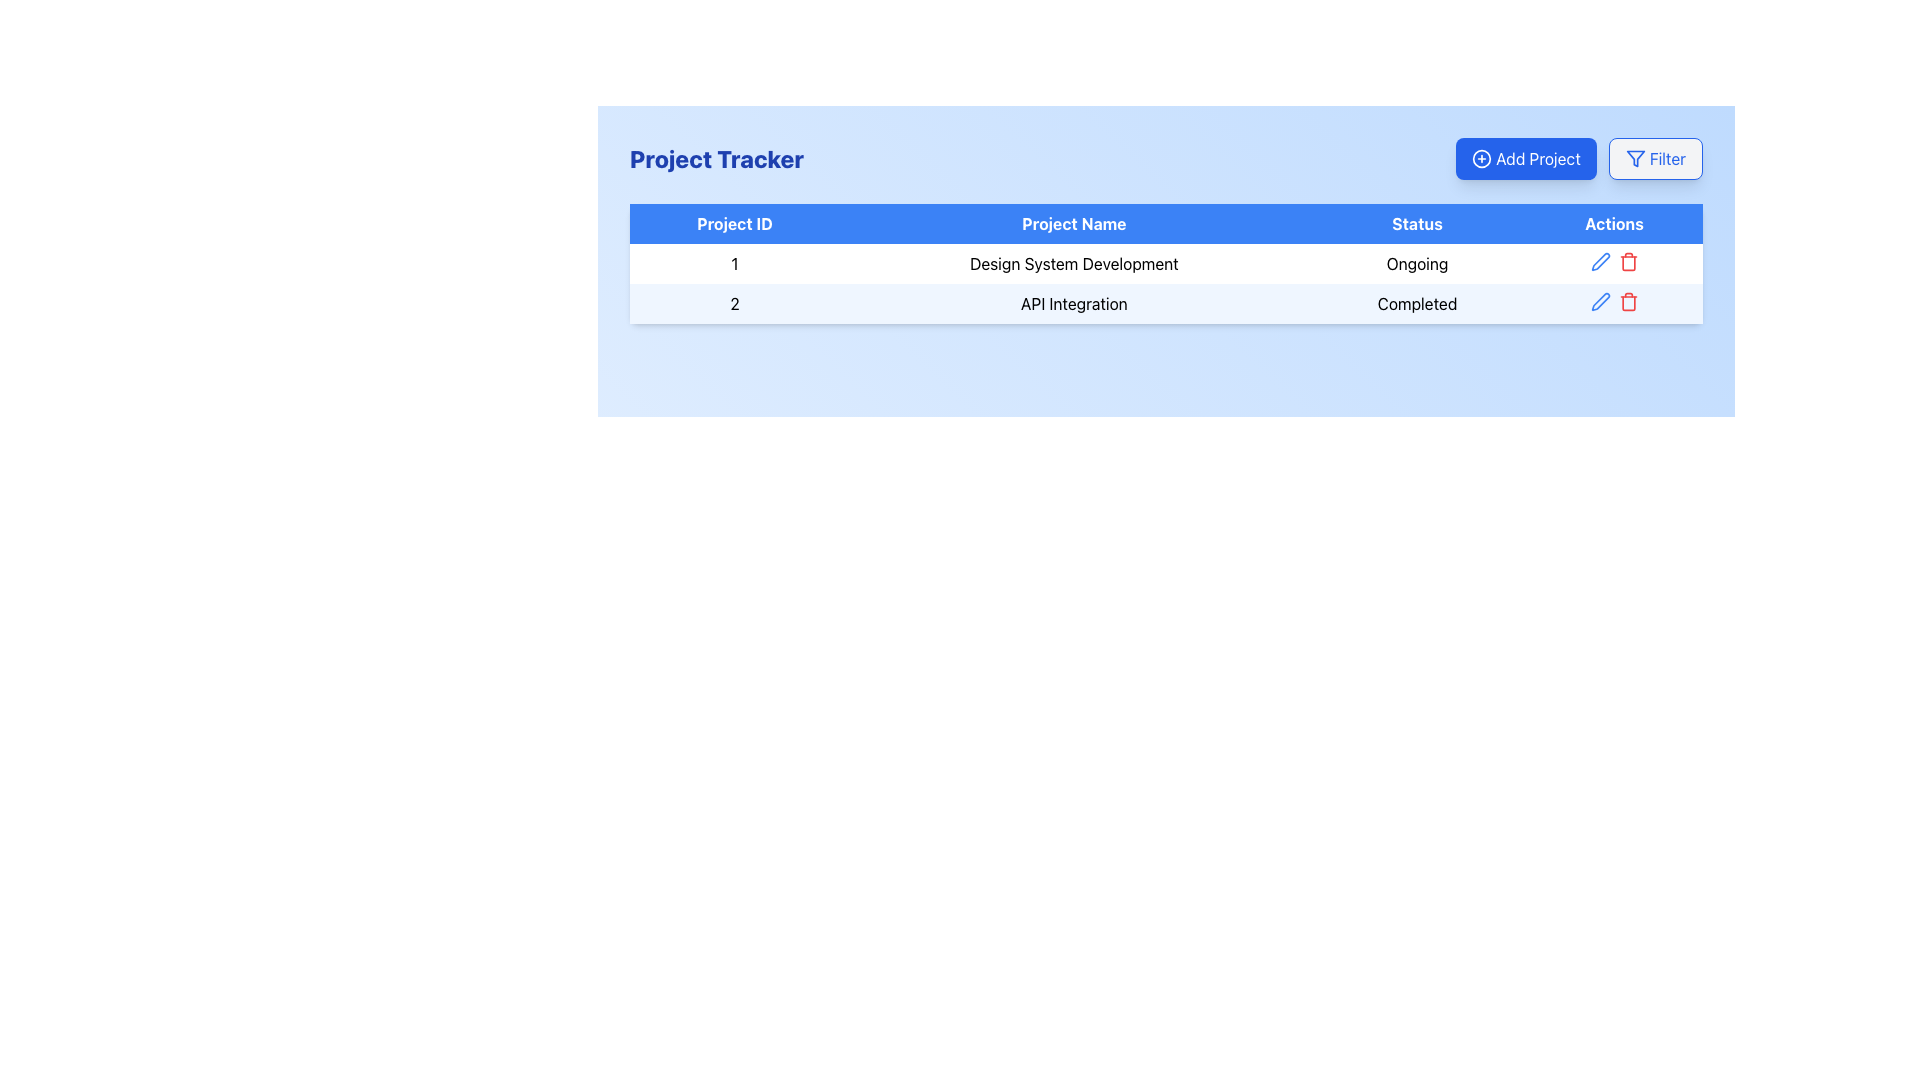 The height and width of the screenshot is (1080, 1920). I want to click on the table cell displaying the numeral '1' in bold, located under the 'Project ID' column in the first row of the table, which has a white background, so click(733, 262).